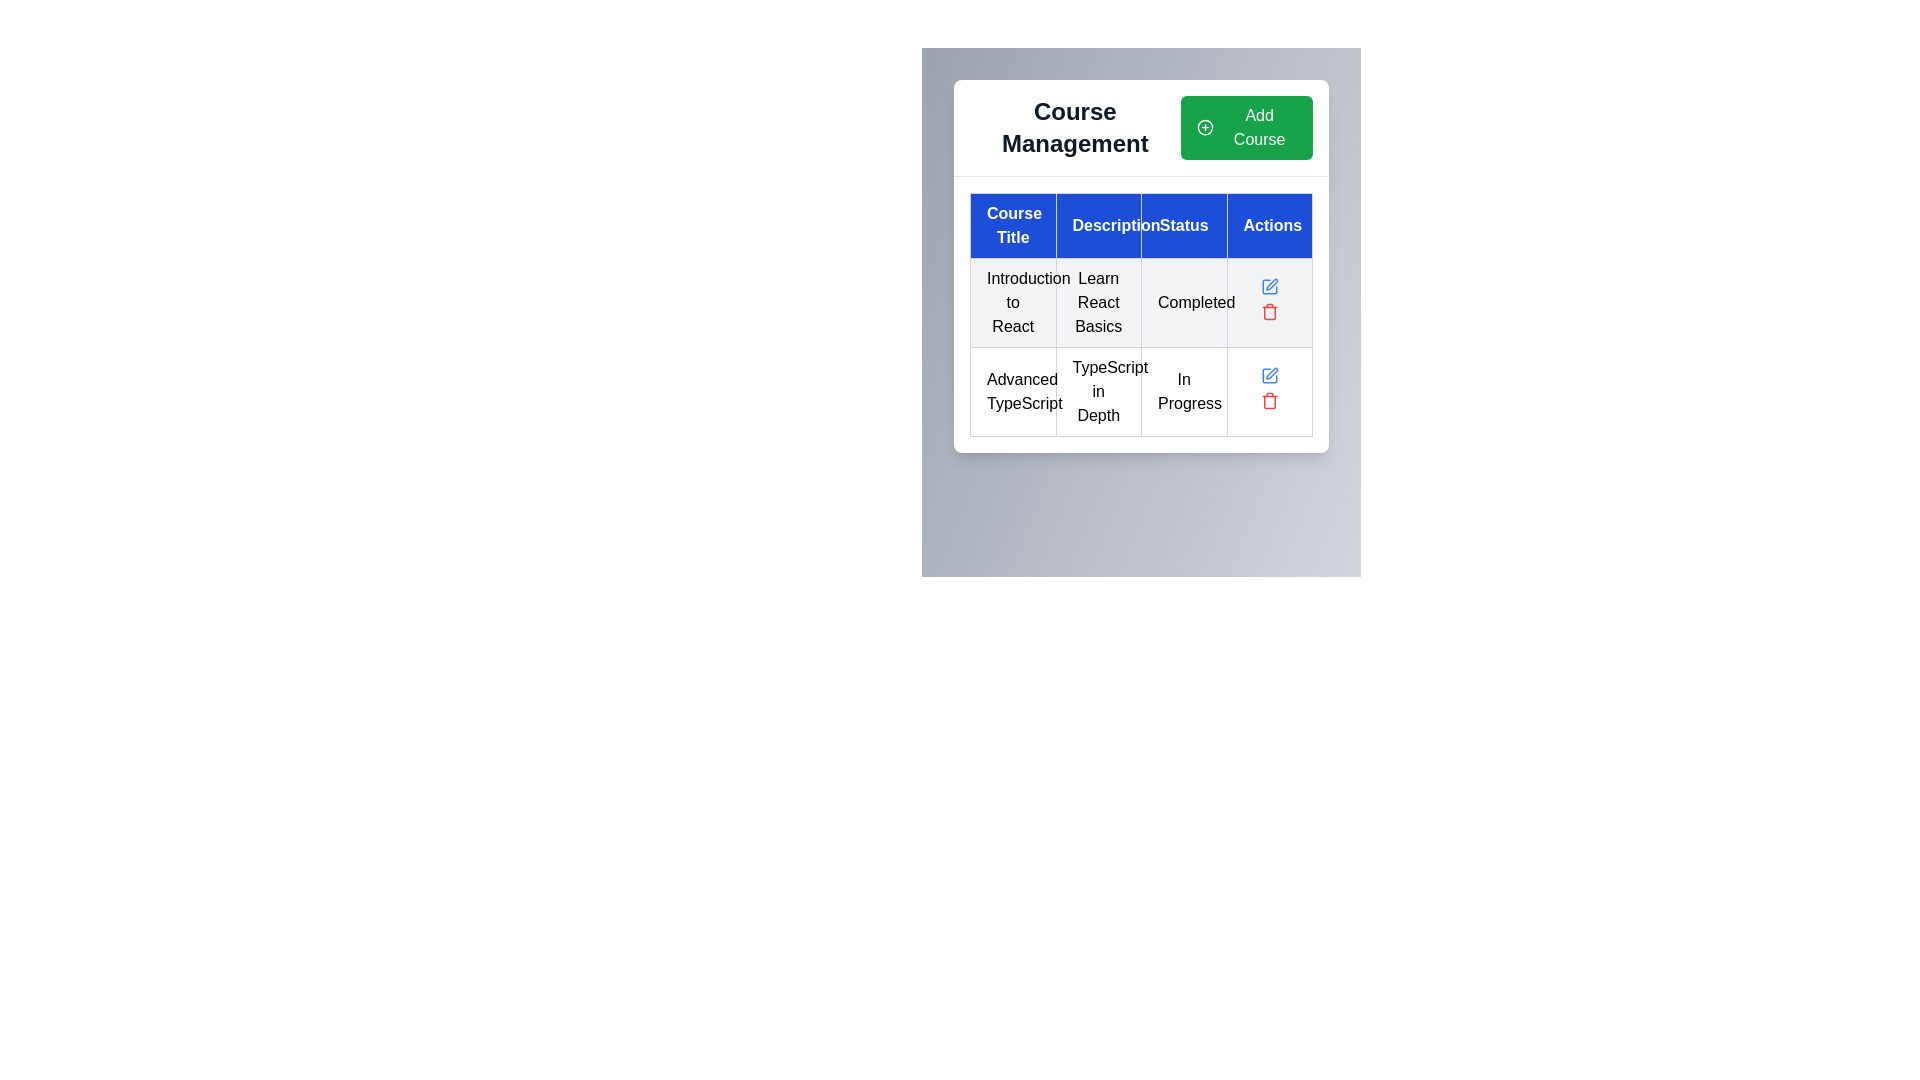 This screenshot has height=1080, width=1920. Describe the element at coordinates (1013, 392) in the screenshot. I see `the text content displaying the course title 'Advanced TypeScript' located in the 'Course Title' column and second row of the table` at that location.